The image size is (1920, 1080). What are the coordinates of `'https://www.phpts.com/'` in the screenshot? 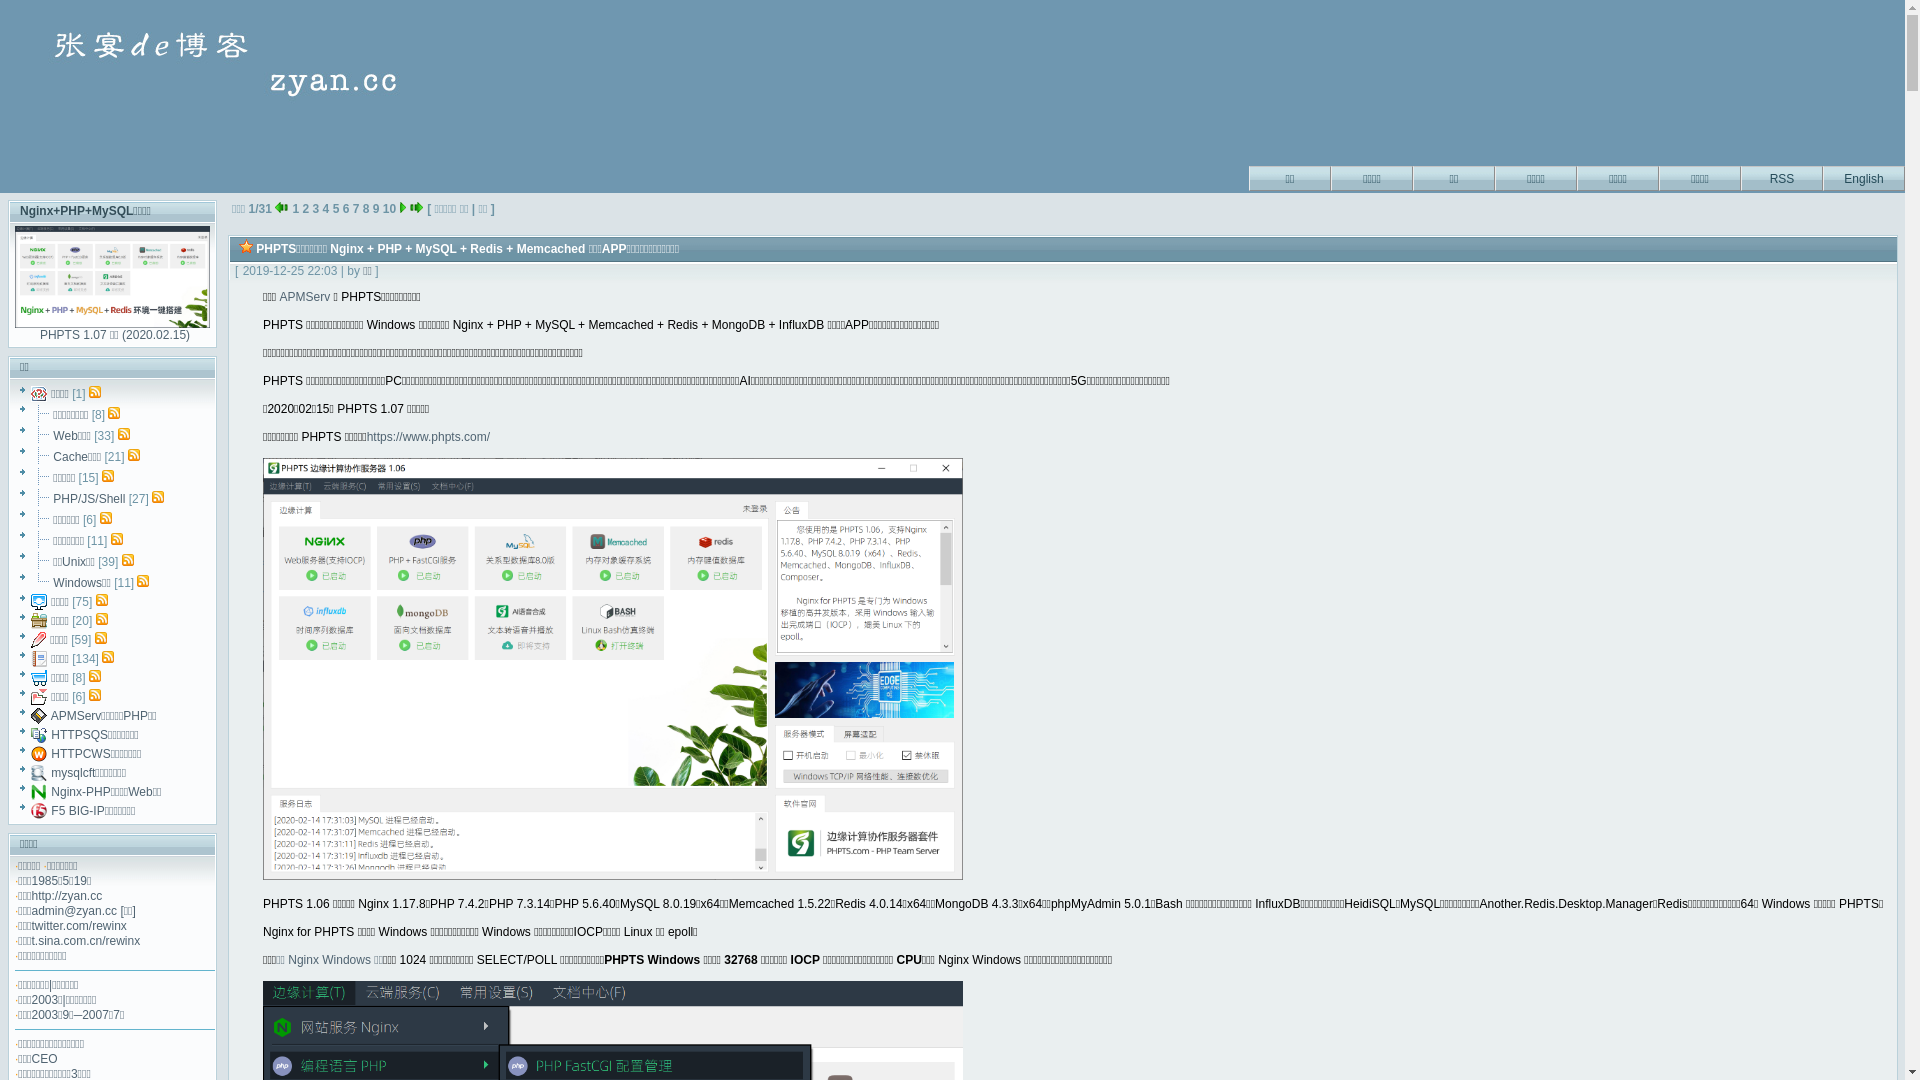 It's located at (427, 435).